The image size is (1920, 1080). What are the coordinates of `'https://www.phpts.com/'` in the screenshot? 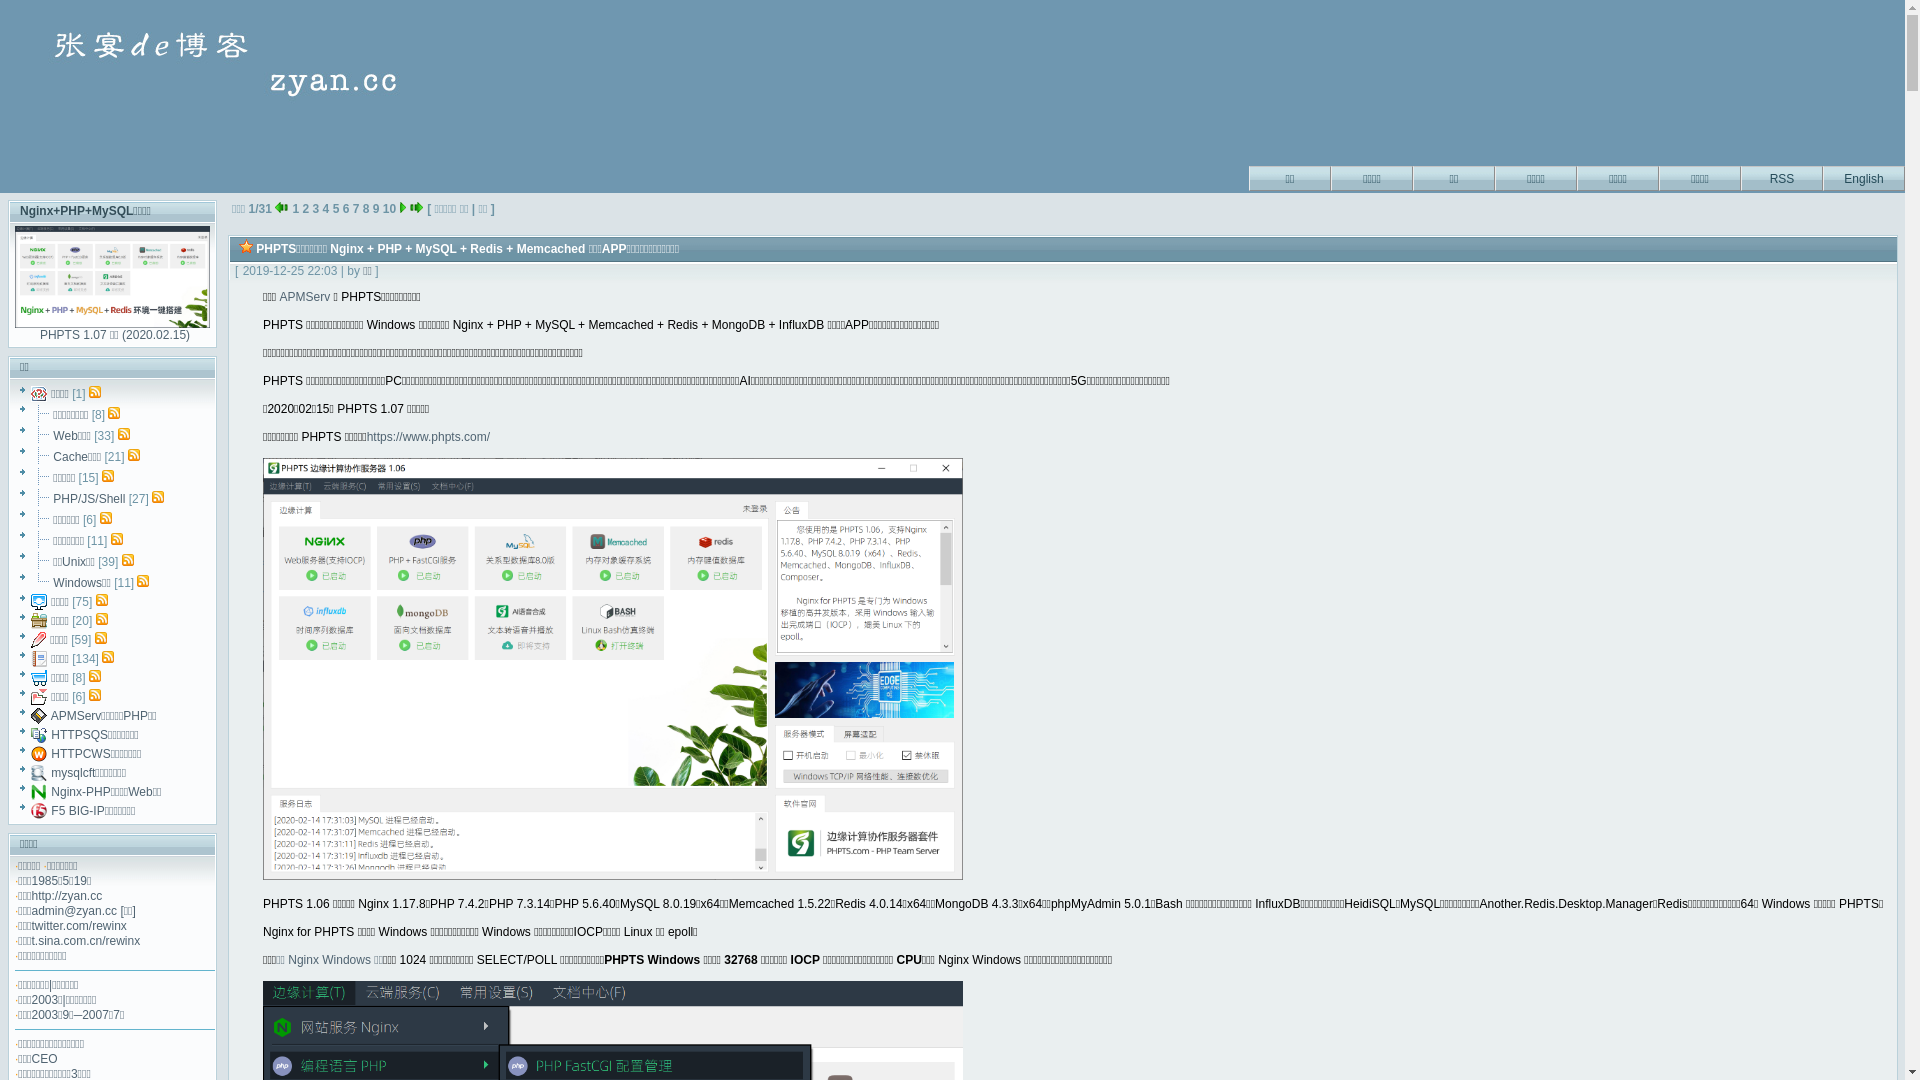 It's located at (427, 435).